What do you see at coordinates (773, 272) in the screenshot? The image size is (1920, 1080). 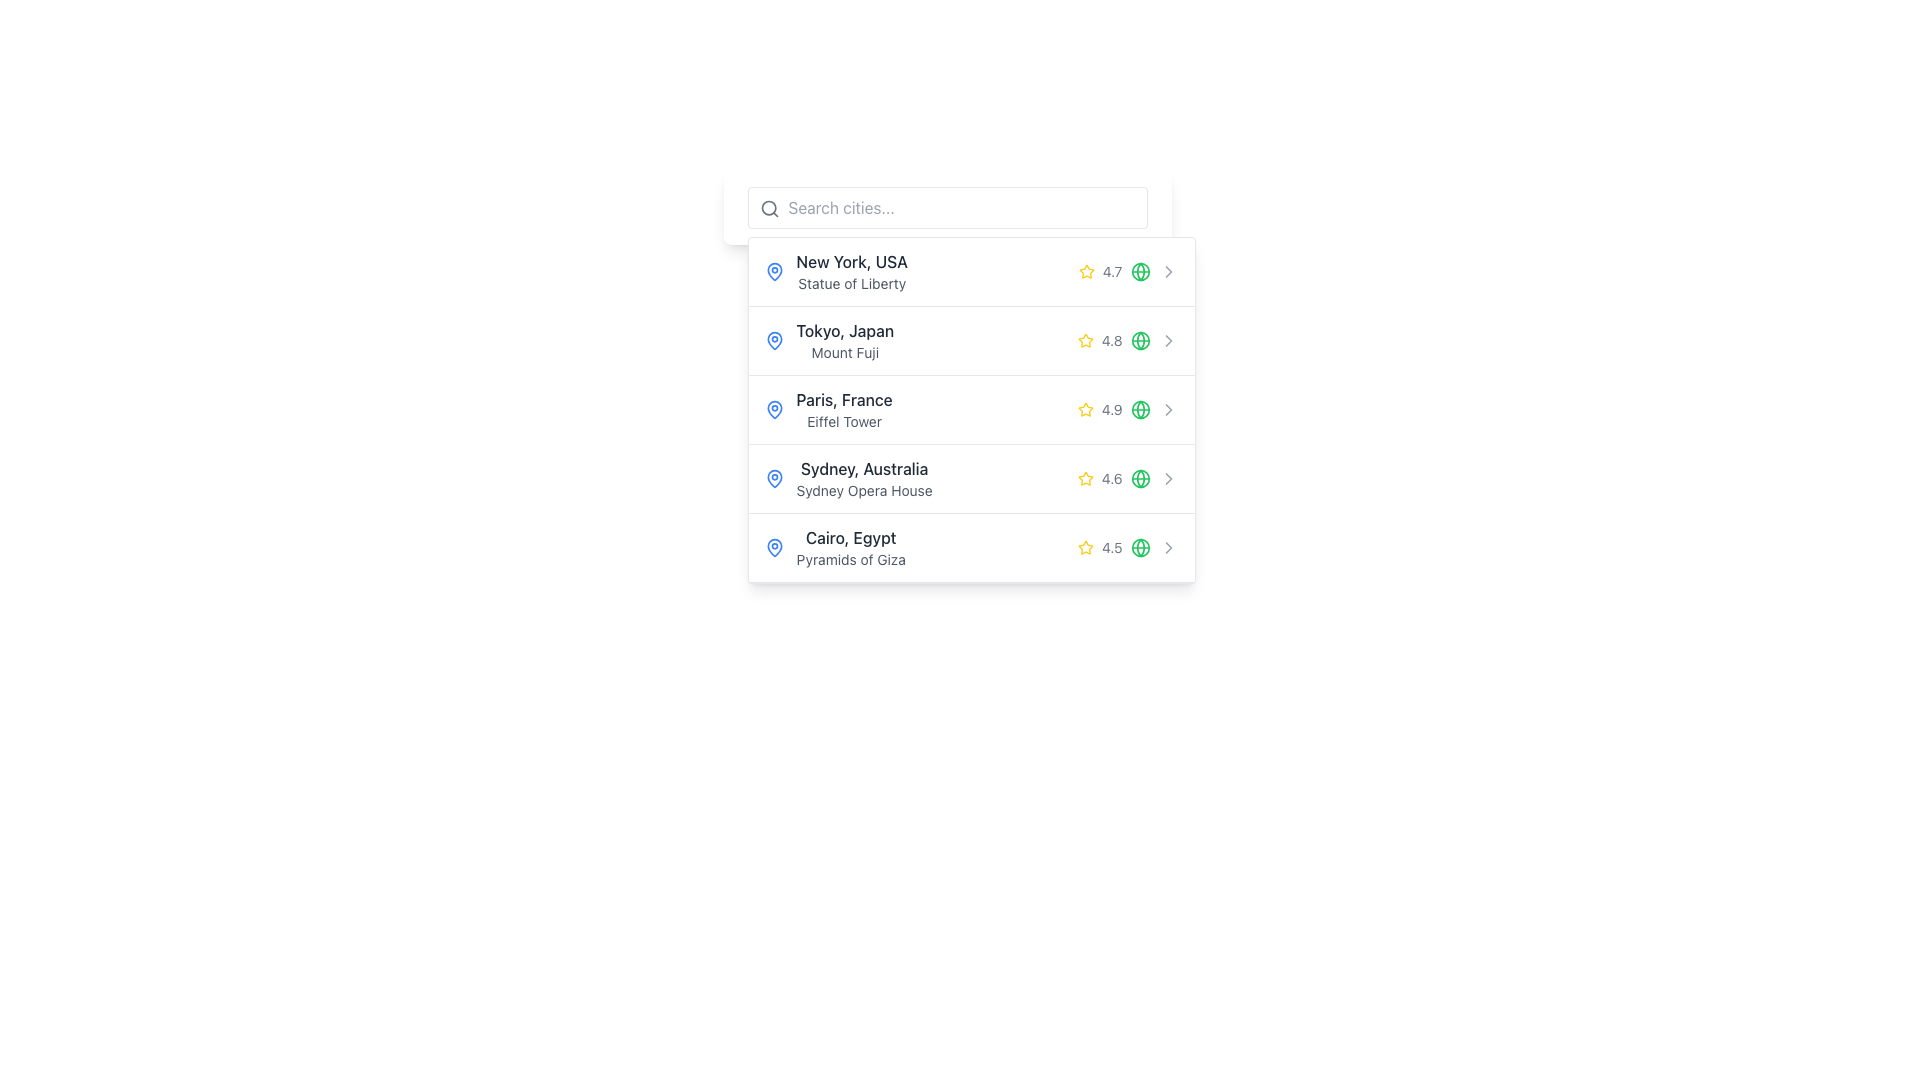 I see `the blue location pin icon, which is styled with a 'text-blue-500' class and is positioned to the left of the text 'New York, USA Statue of Liberty' in the first list item of the search results` at bounding box center [773, 272].